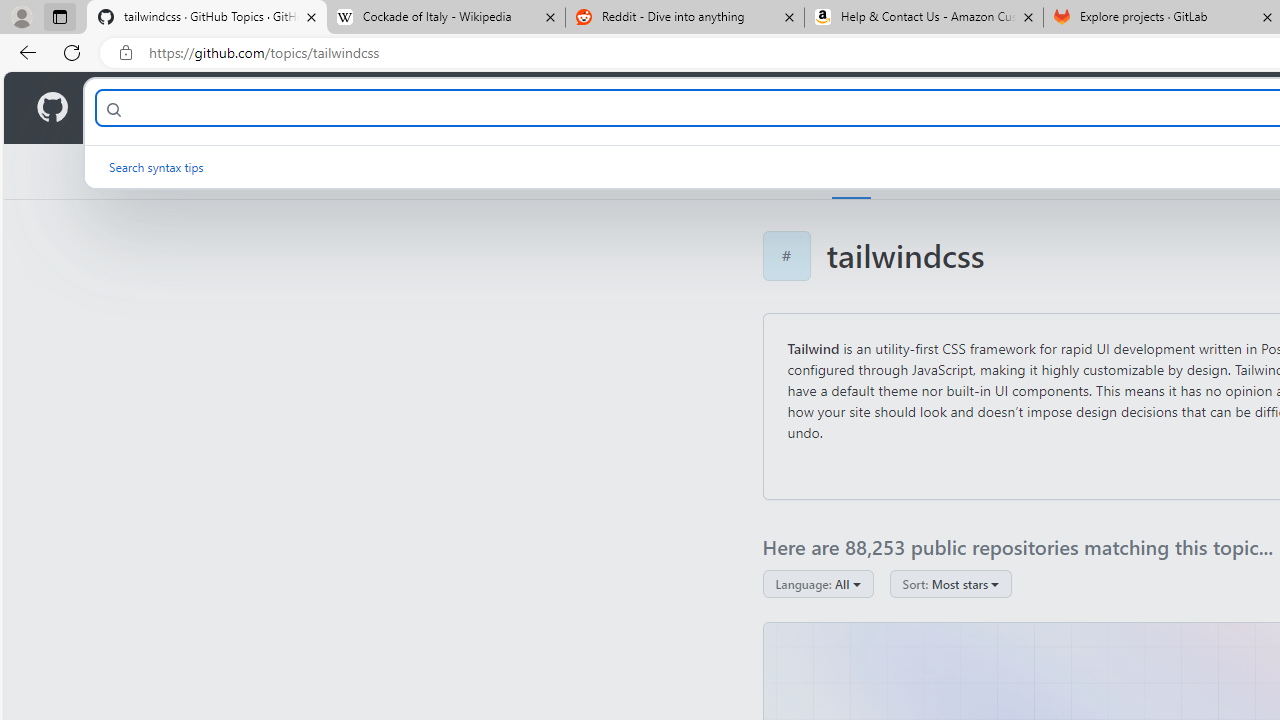  I want to click on 'Language: All', so click(817, 584).